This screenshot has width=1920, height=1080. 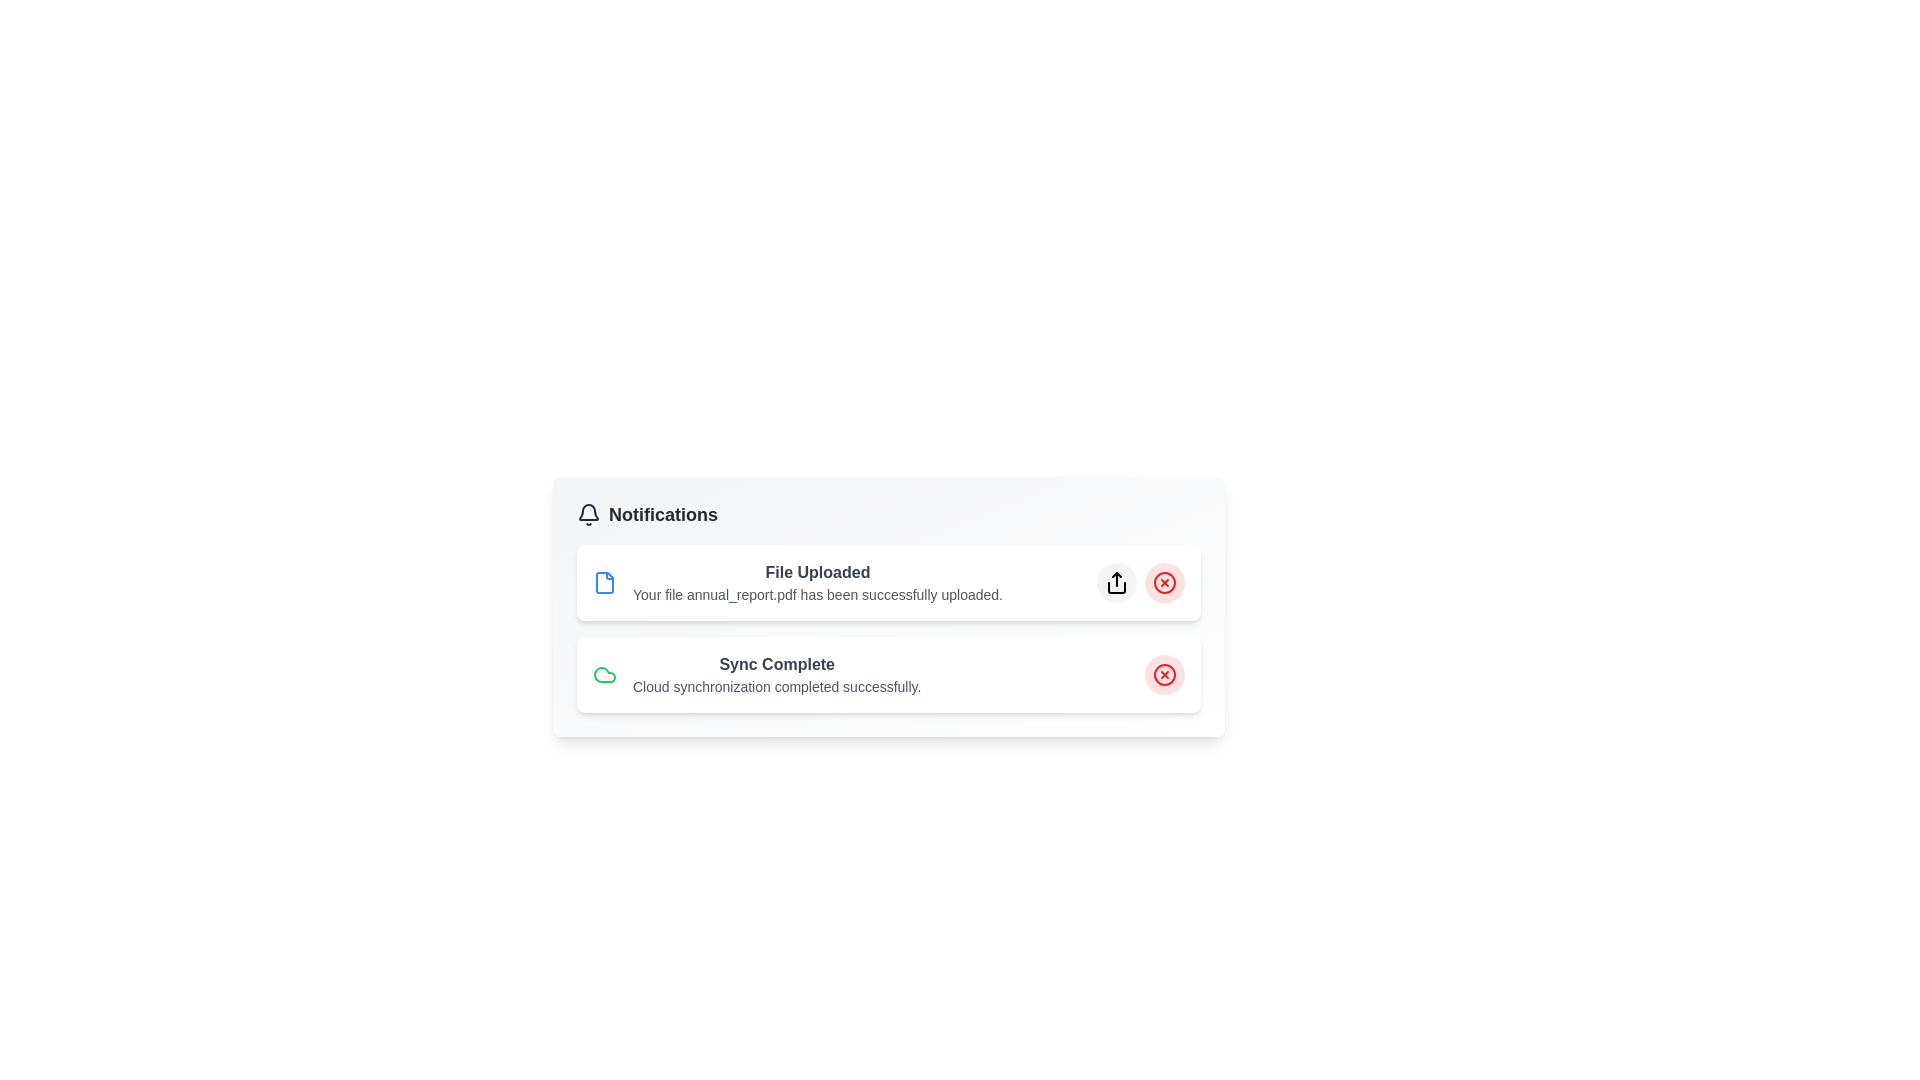 I want to click on the interactive parts of the notification titled 'File Uploaded', which is the first notification item in the panel, so click(x=796, y=582).